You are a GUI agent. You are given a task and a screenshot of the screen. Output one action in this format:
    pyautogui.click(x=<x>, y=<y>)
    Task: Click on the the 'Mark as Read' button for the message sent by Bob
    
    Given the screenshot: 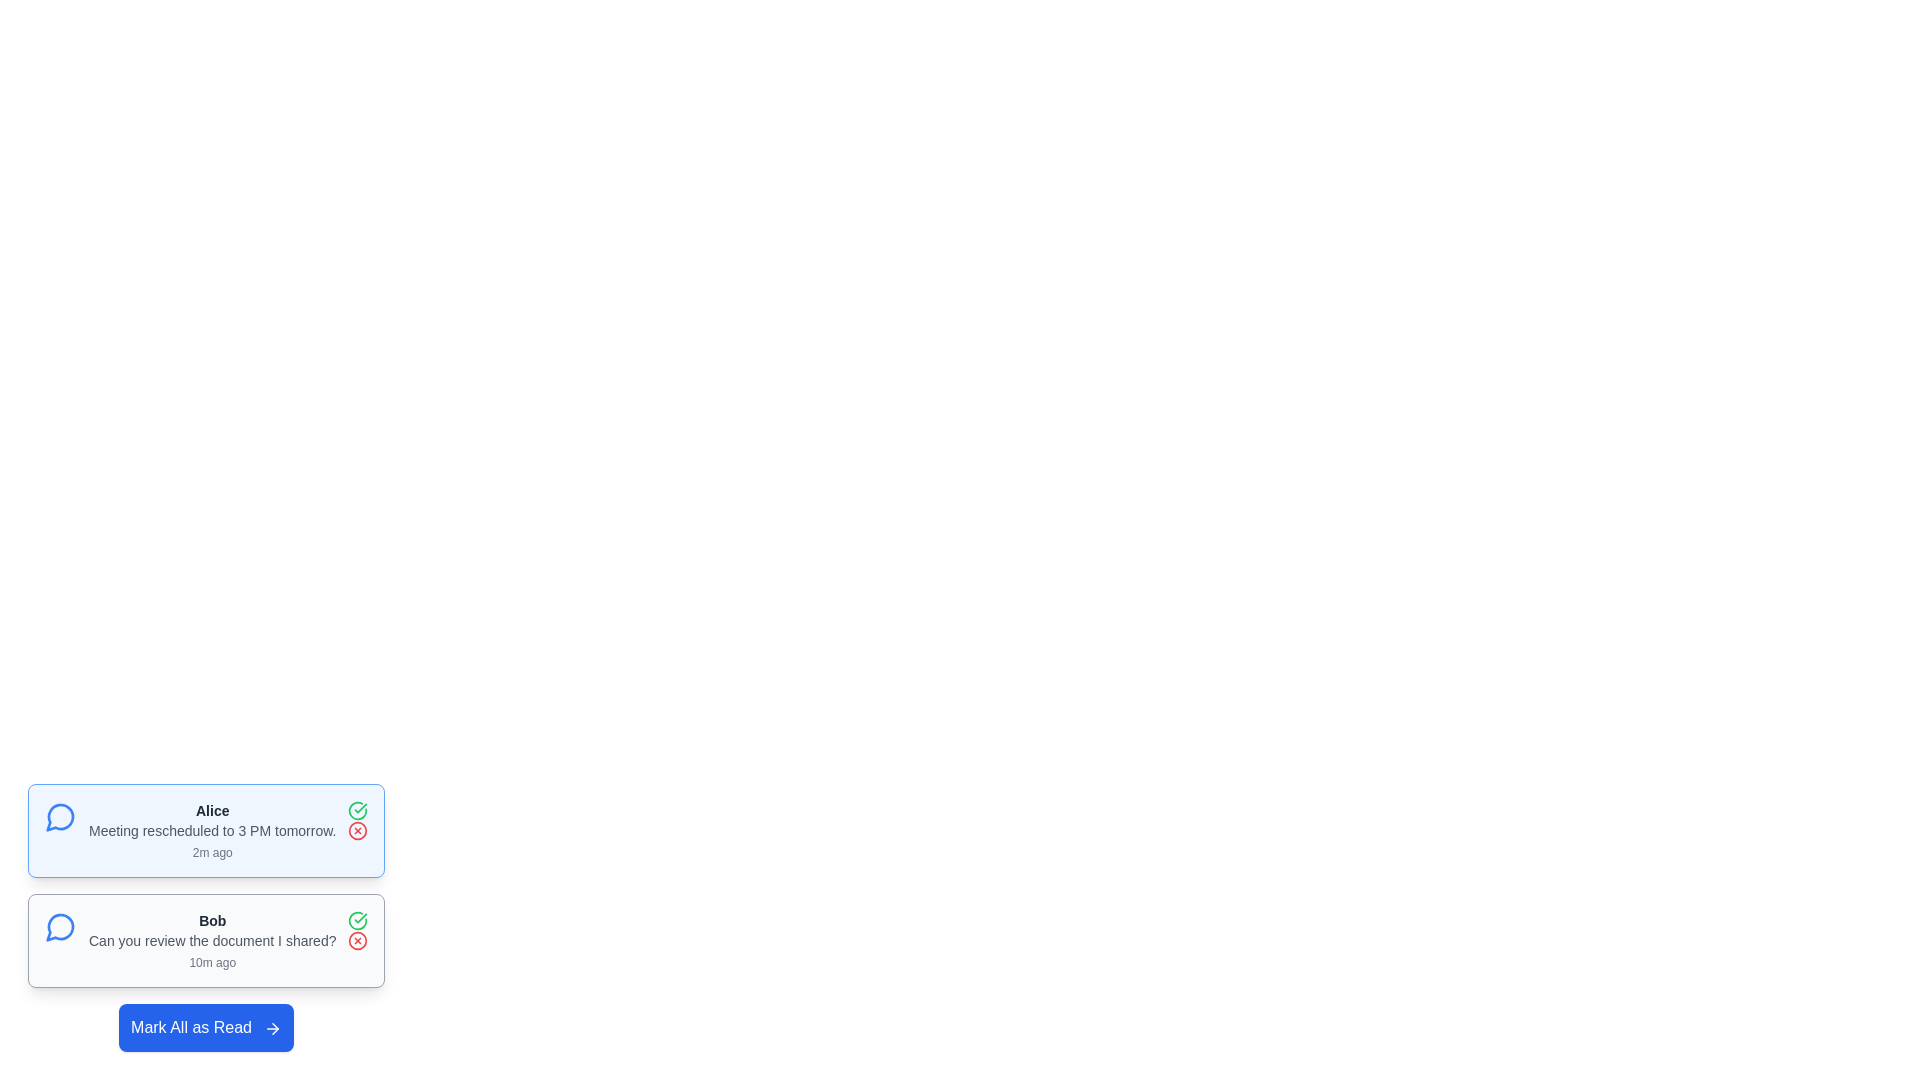 What is the action you would take?
    pyautogui.click(x=358, y=921)
    